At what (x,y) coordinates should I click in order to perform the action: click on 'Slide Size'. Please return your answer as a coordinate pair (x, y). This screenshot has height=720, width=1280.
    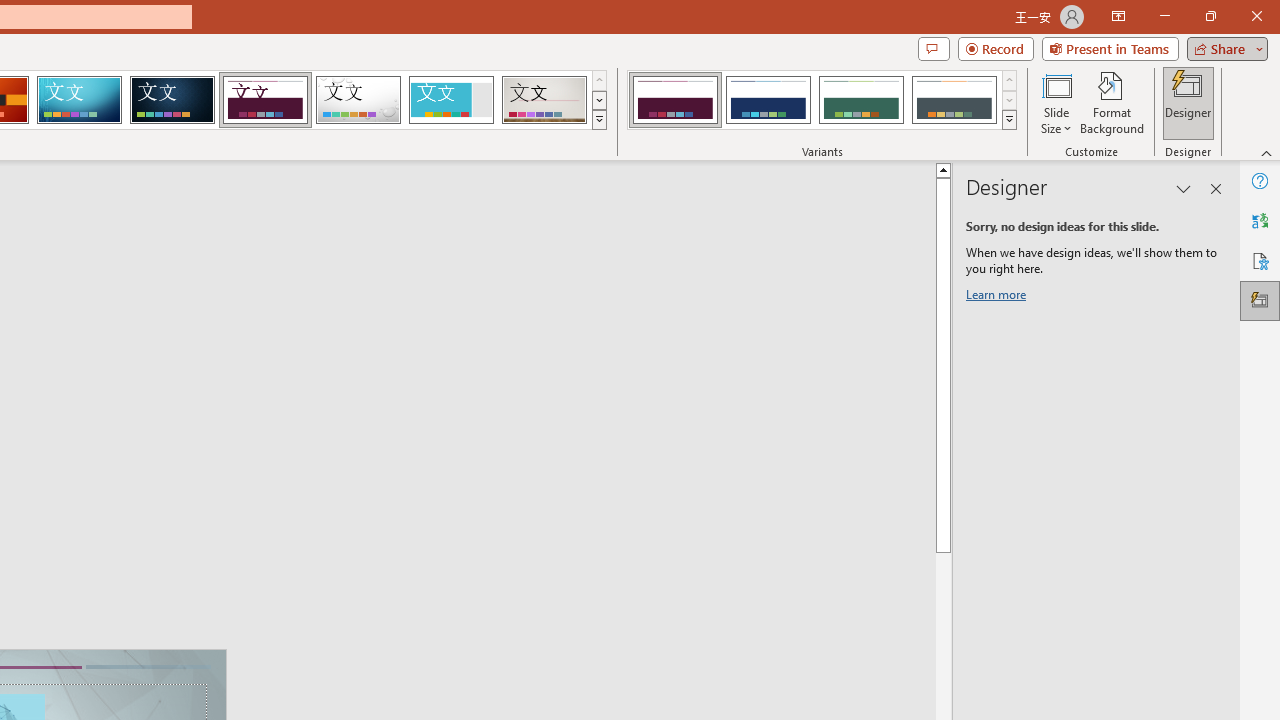
    Looking at the image, I should click on (1055, 103).